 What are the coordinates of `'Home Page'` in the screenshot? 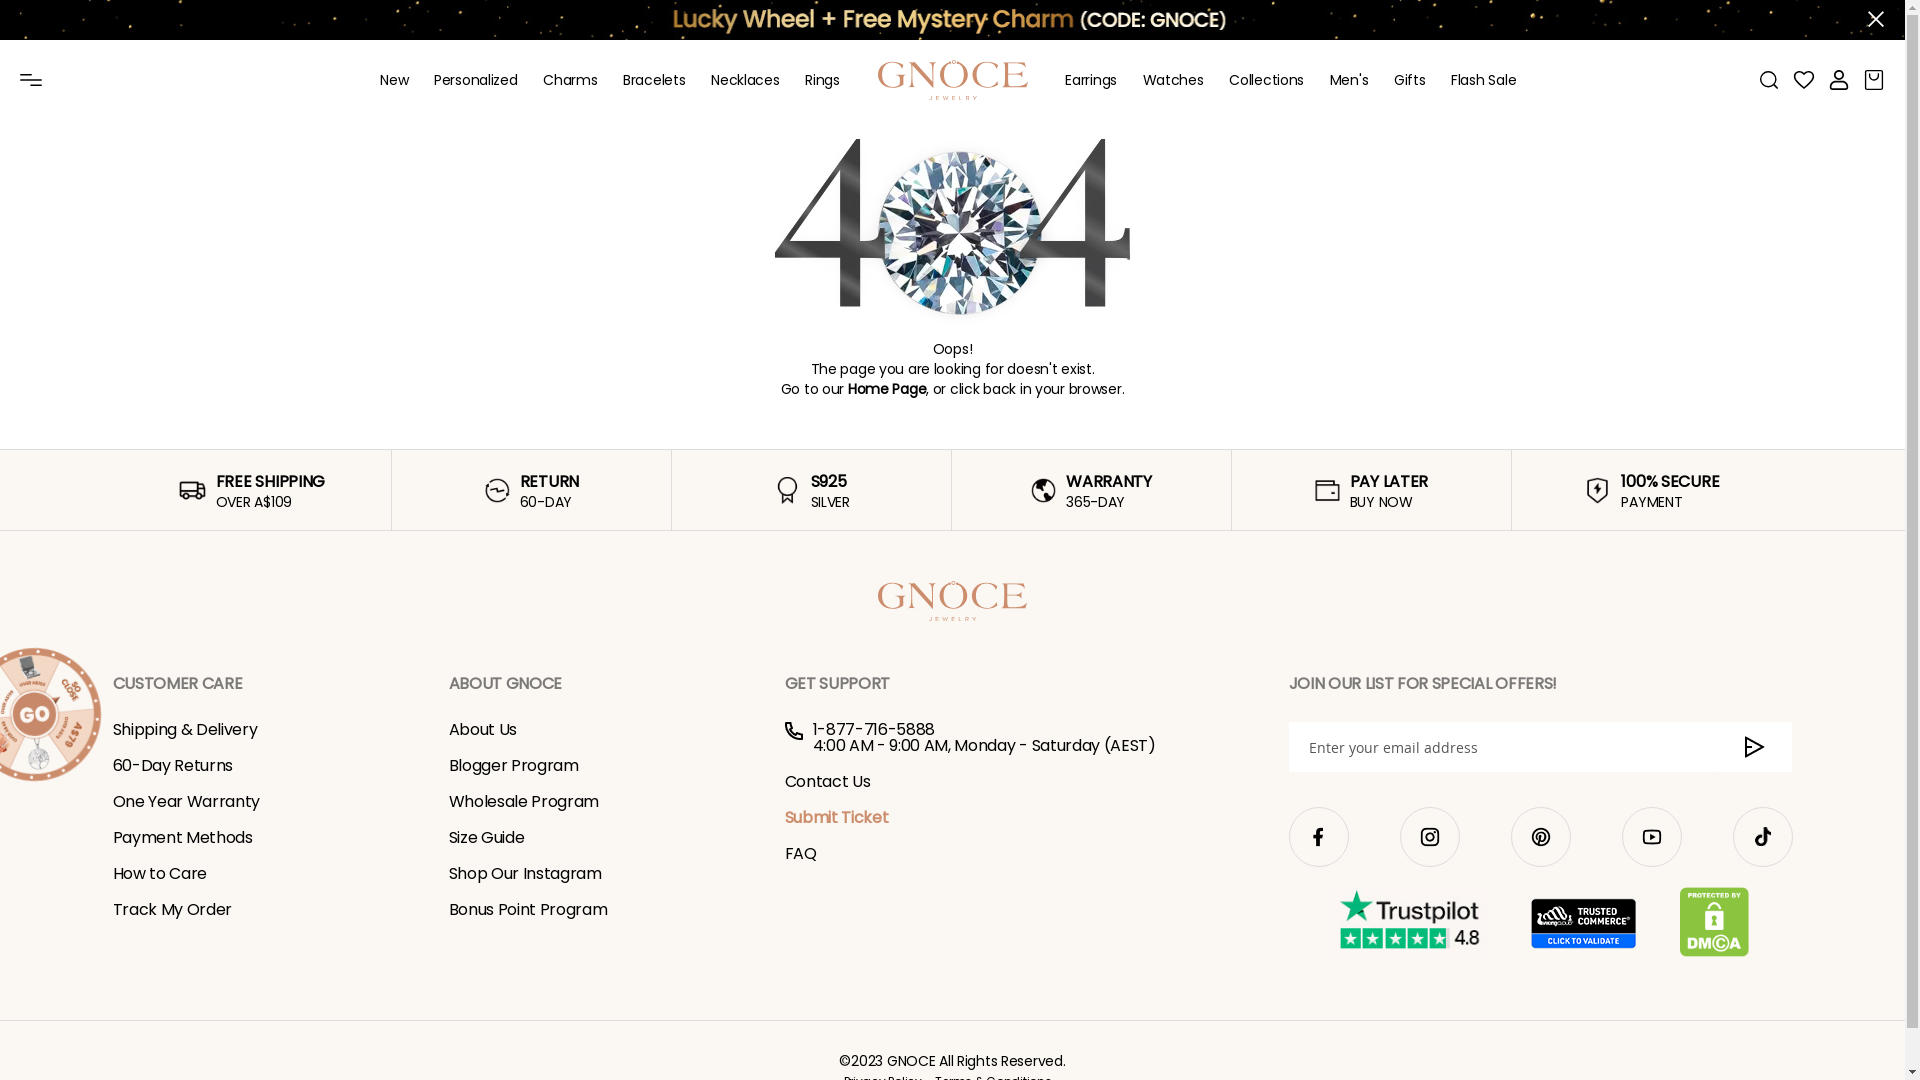 It's located at (886, 389).